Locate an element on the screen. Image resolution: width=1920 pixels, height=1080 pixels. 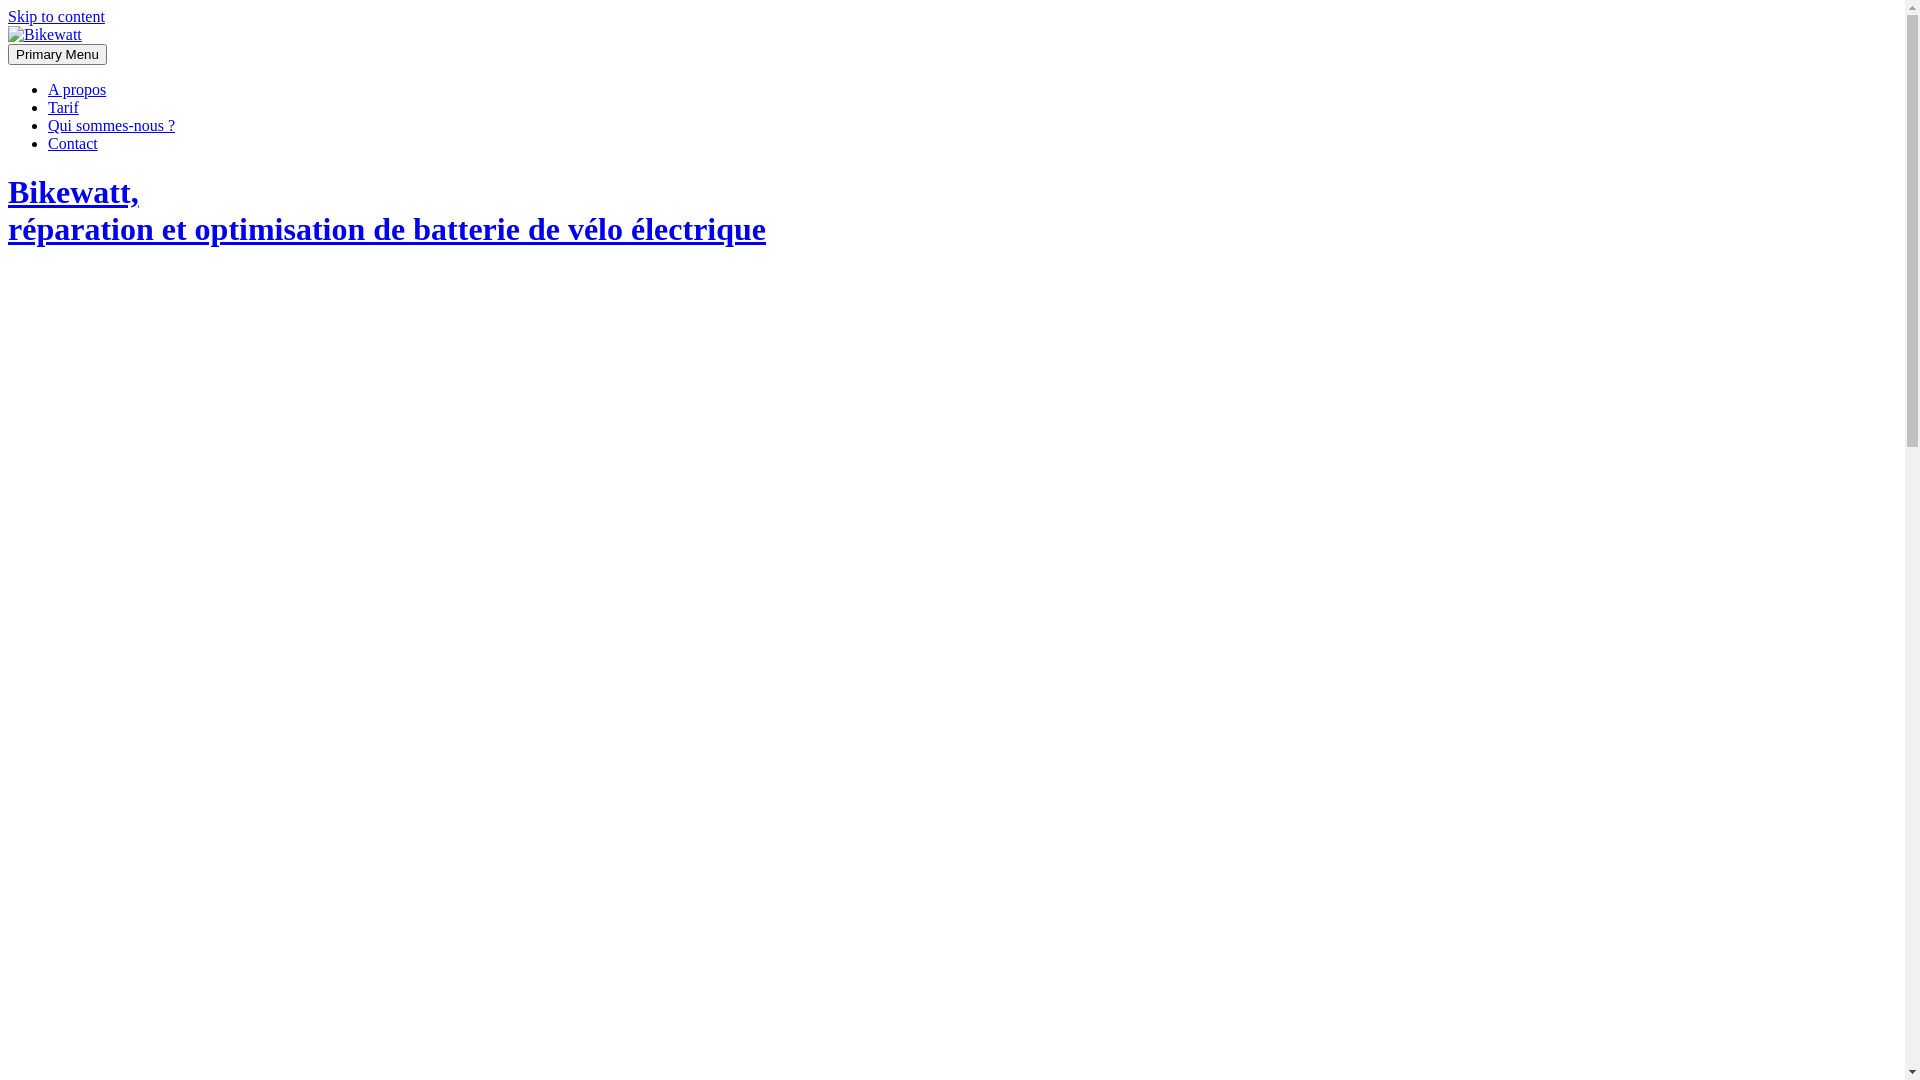
'Primary Menu' is located at coordinates (57, 53).